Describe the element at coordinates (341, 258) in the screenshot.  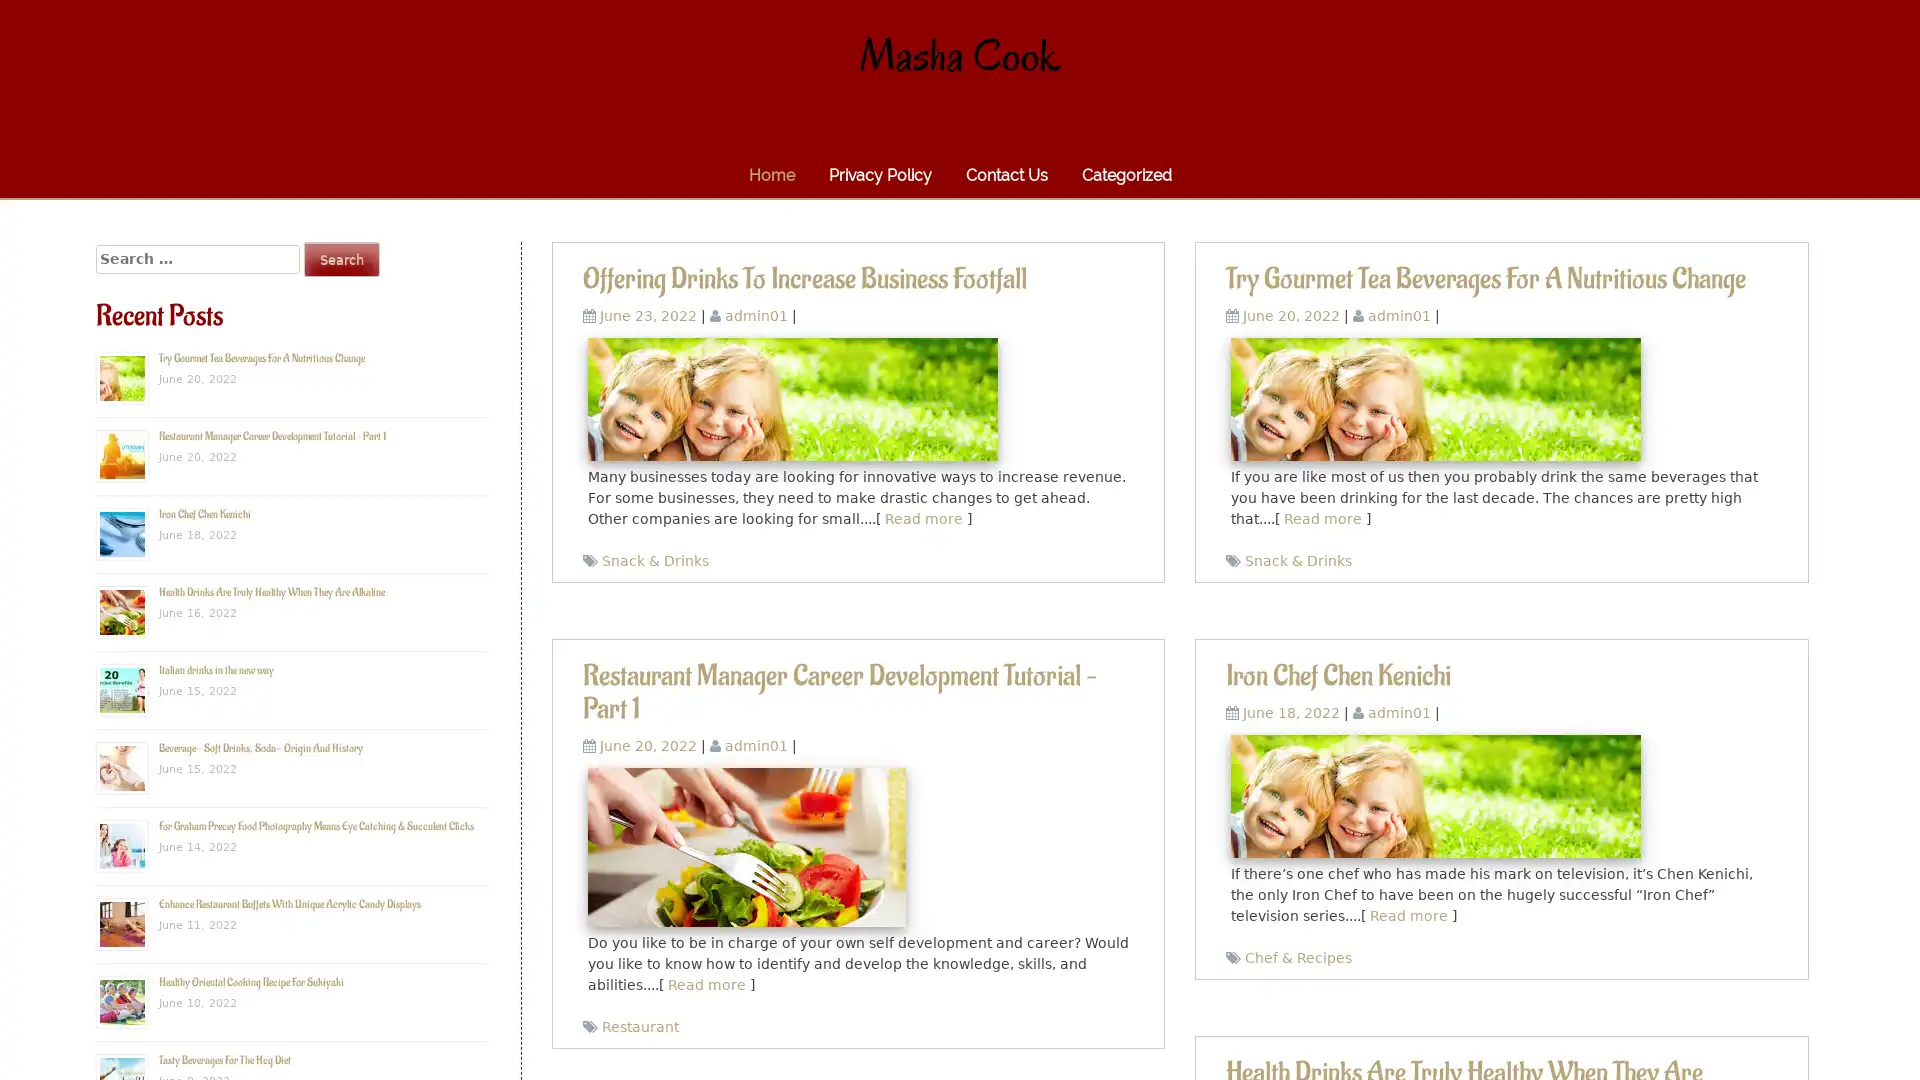
I see `Search` at that location.